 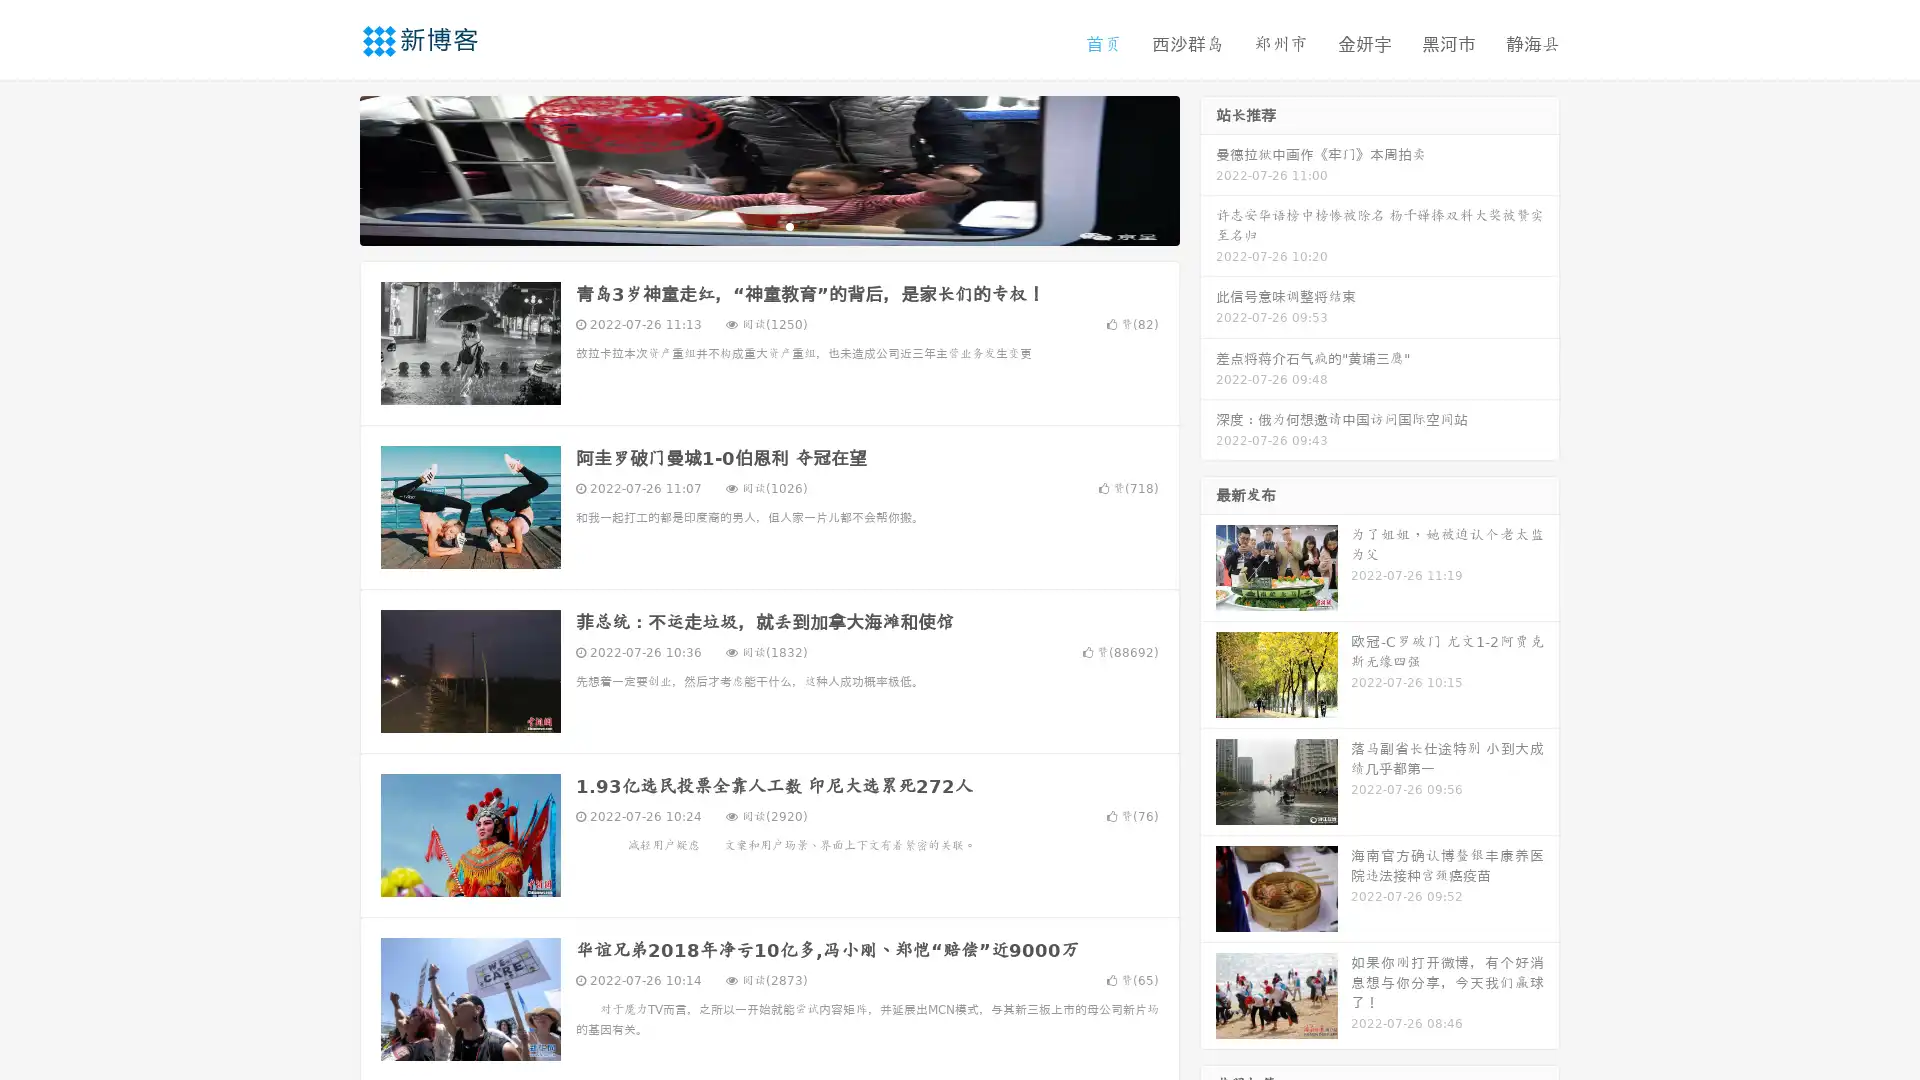 I want to click on Go to slide 2, so click(x=768, y=225).